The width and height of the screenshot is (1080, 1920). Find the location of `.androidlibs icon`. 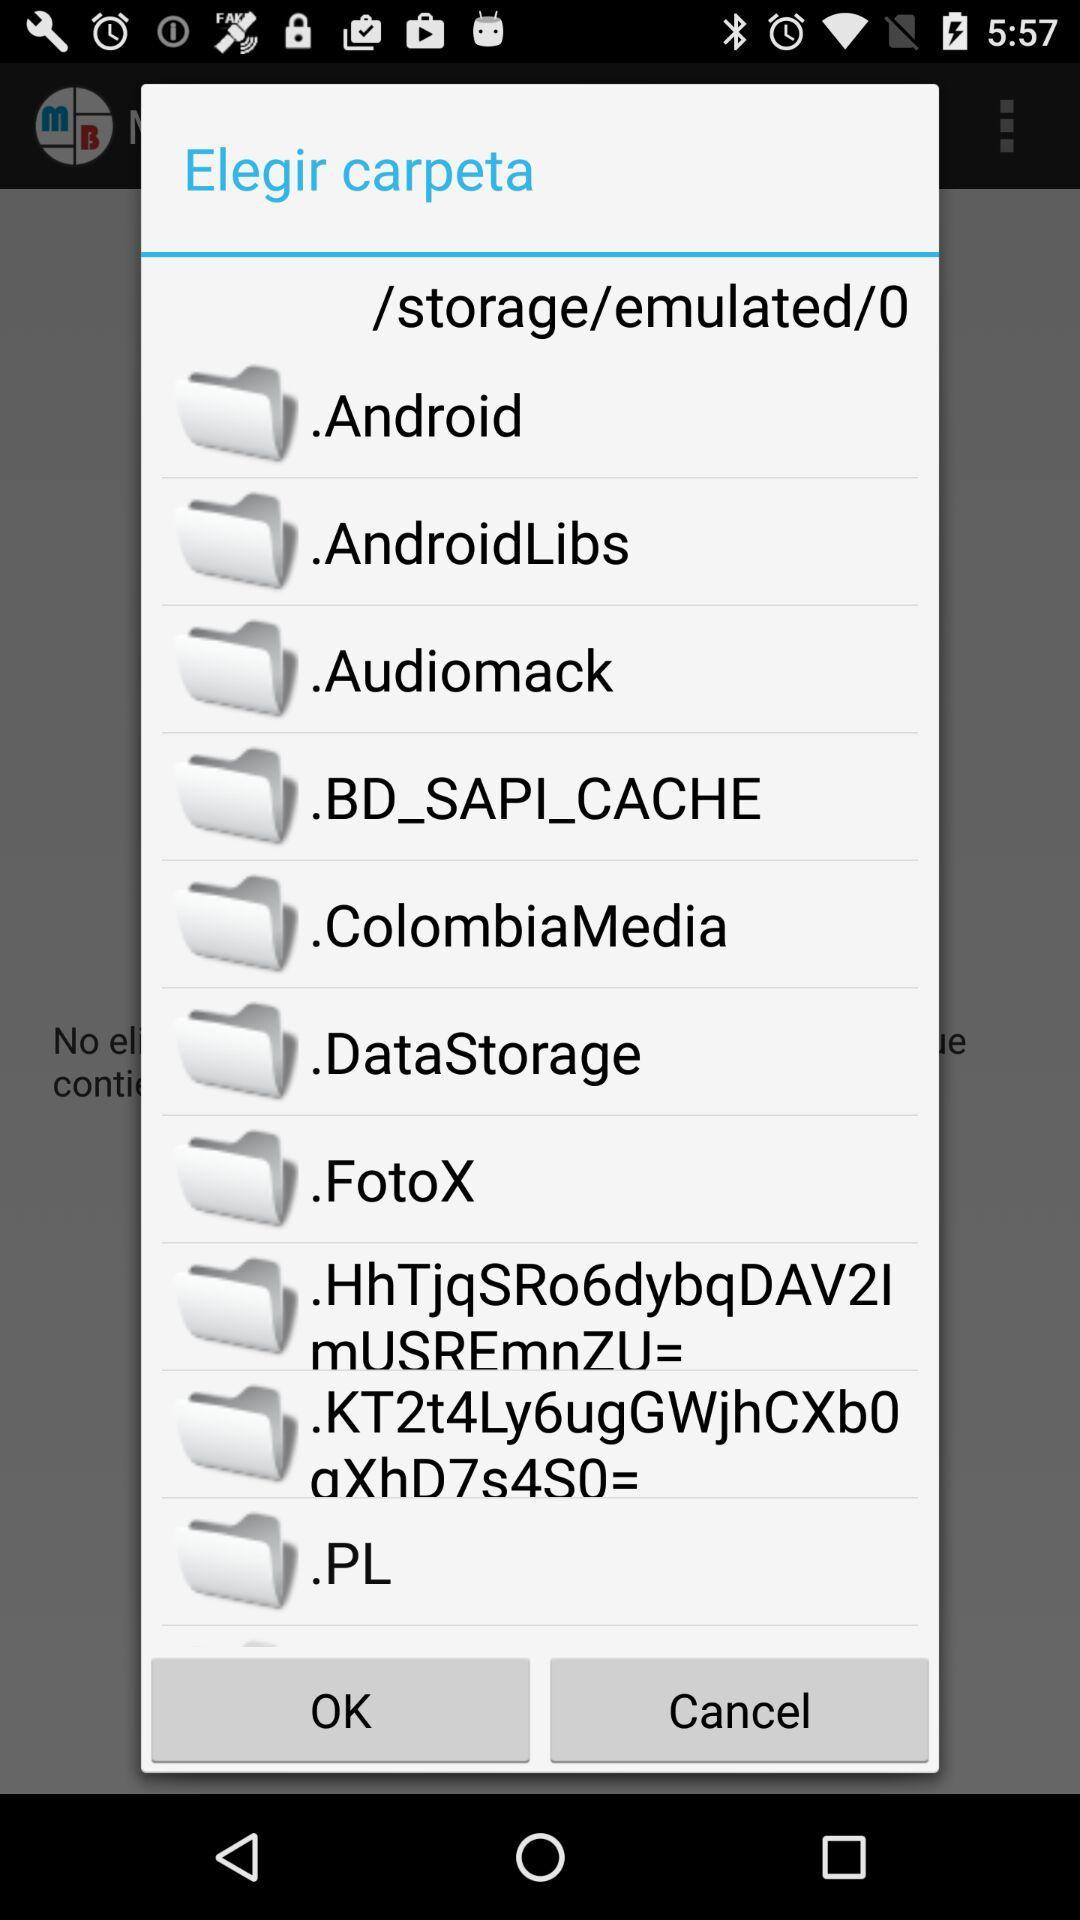

.androidlibs icon is located at coordinates (612, 541).